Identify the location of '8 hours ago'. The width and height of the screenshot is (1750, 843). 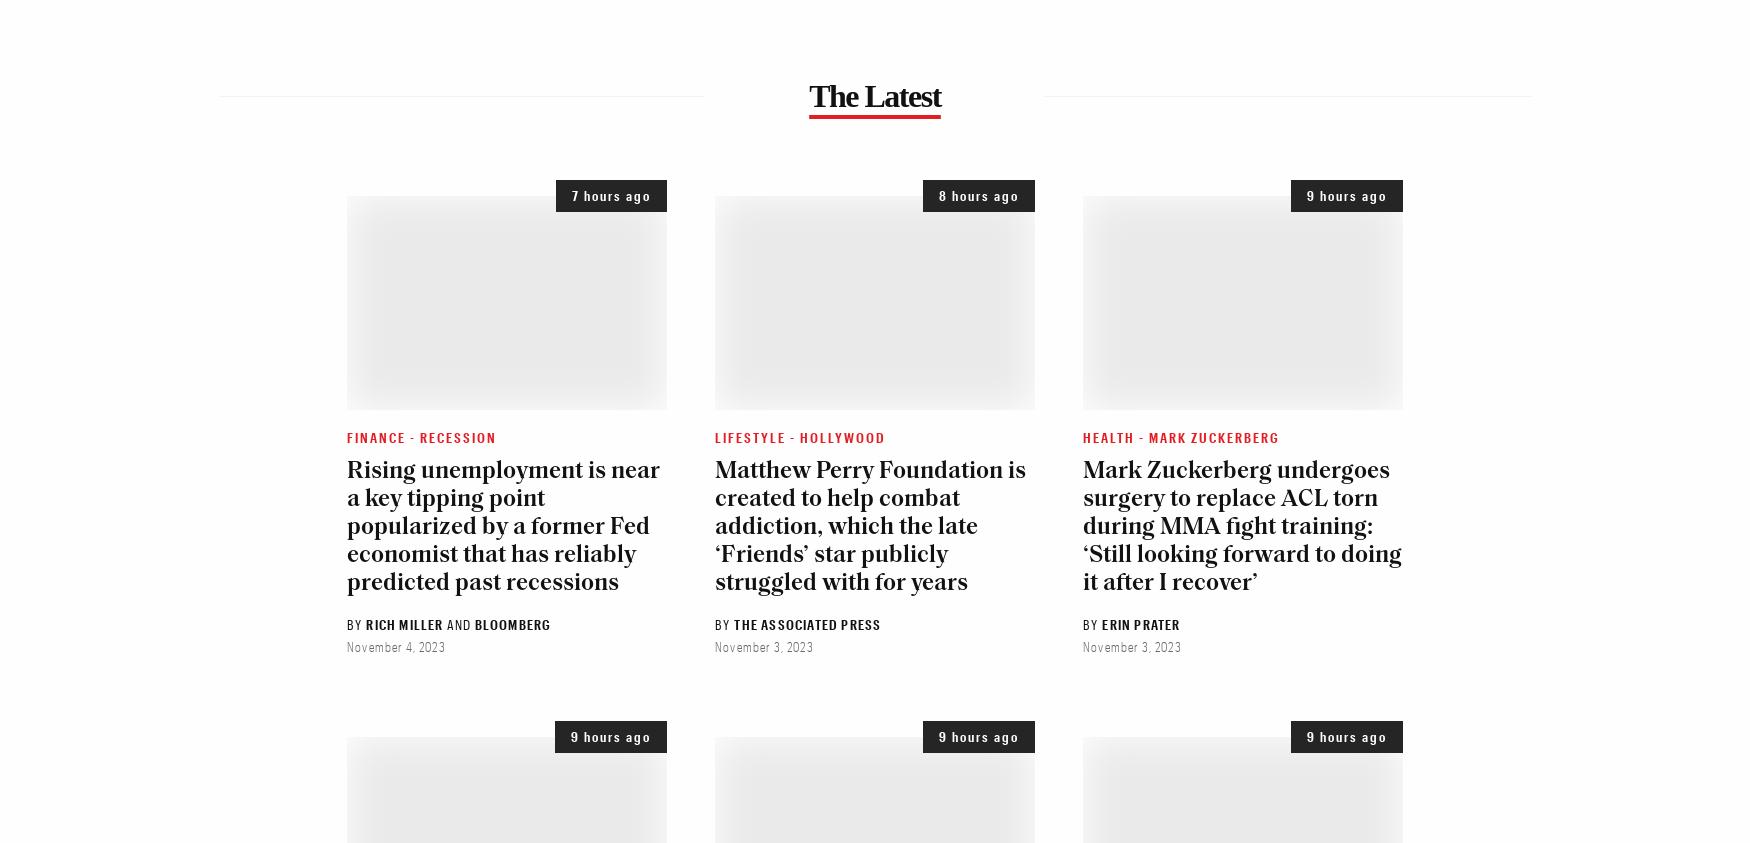
(978, 195).